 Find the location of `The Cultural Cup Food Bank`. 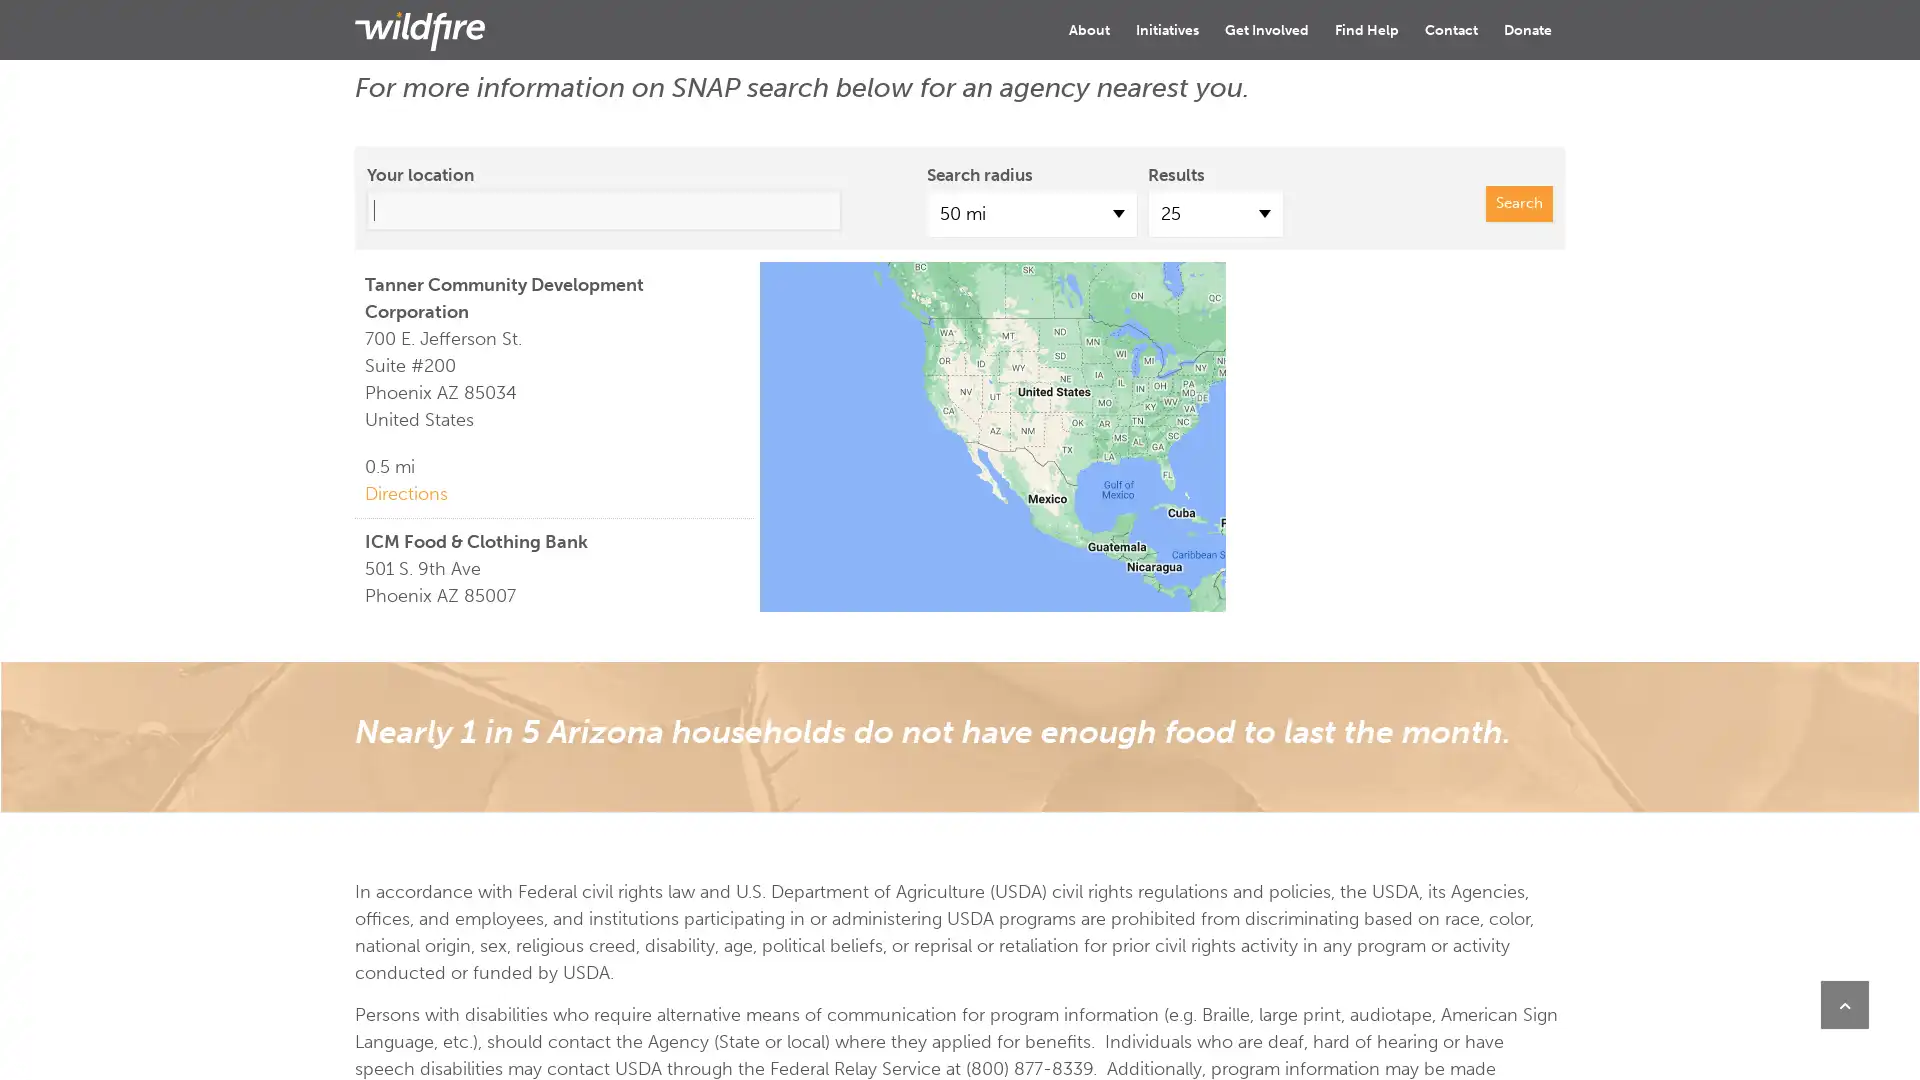

The Cultural Cup Food Bank is located at coordinates (1157, 395).